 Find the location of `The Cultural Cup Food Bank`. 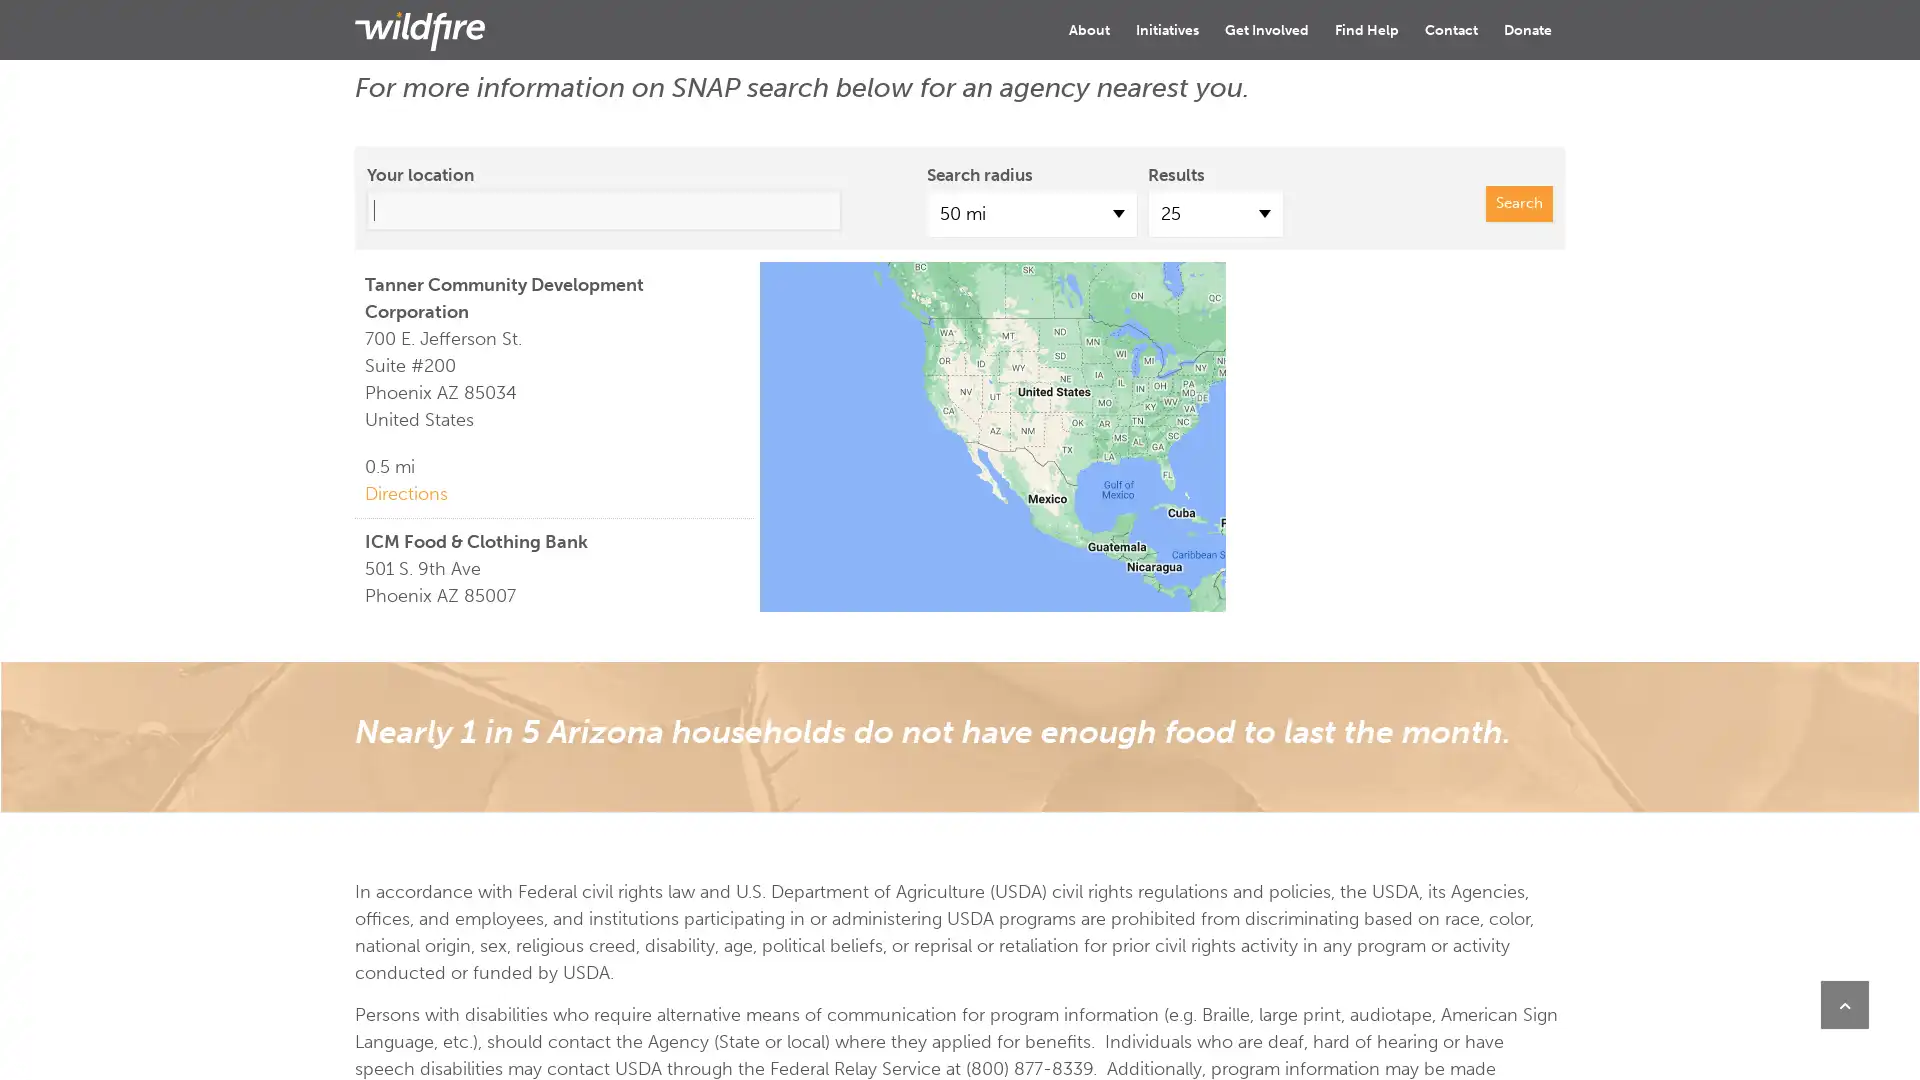

The Cultural Cup Food Bank is located at coordinates (1157, 395).